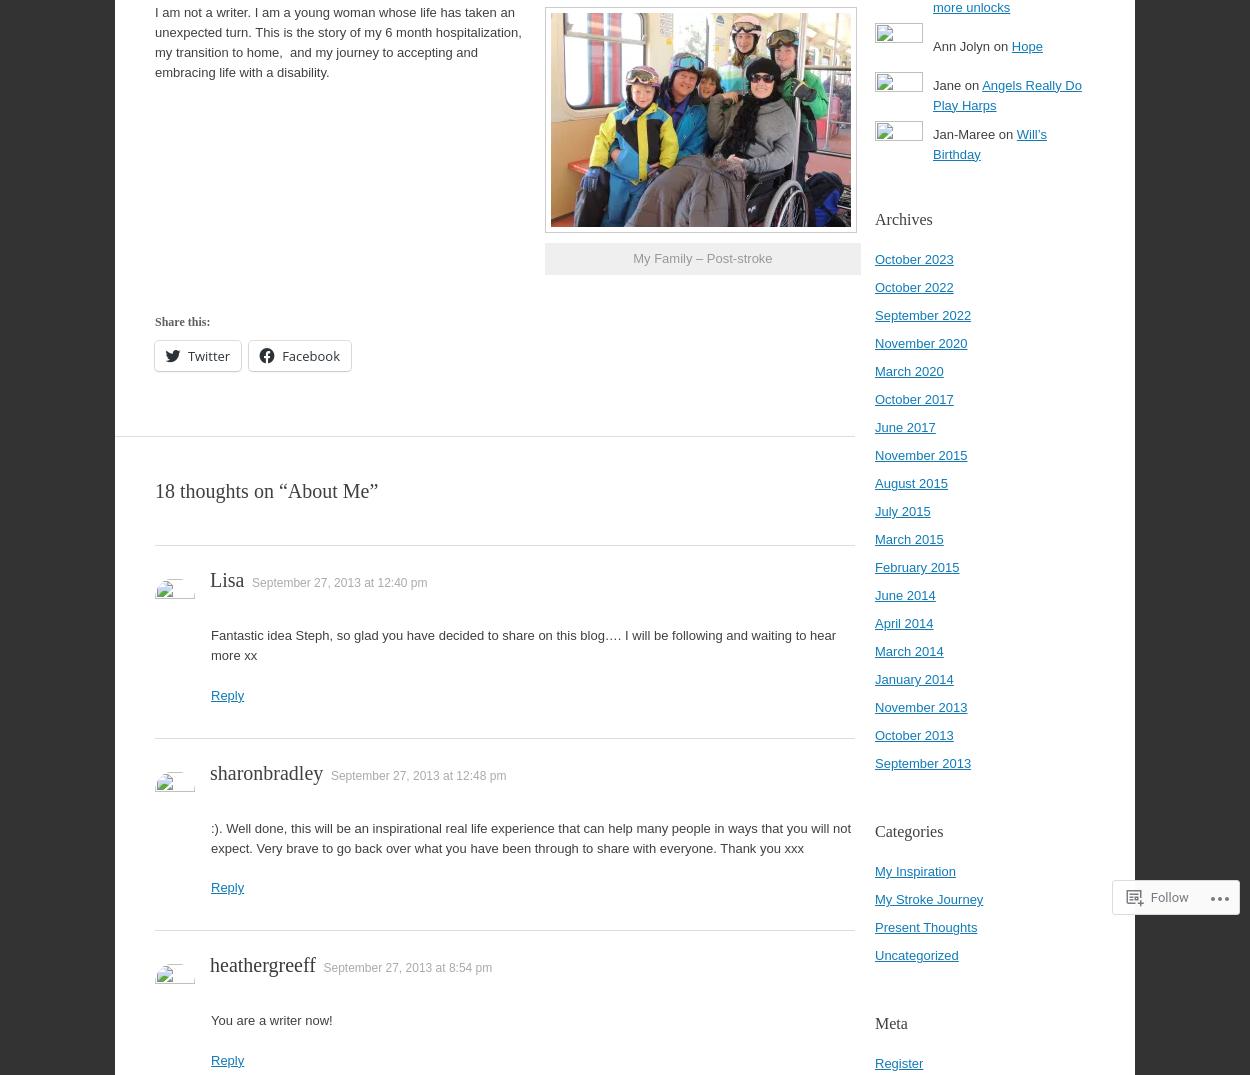 This screenshot has width=1250, height=1075. What do you see at coordinates (182, 319) in the screenshot?
I see `'Share this:'` at bounding box center [182, 319].